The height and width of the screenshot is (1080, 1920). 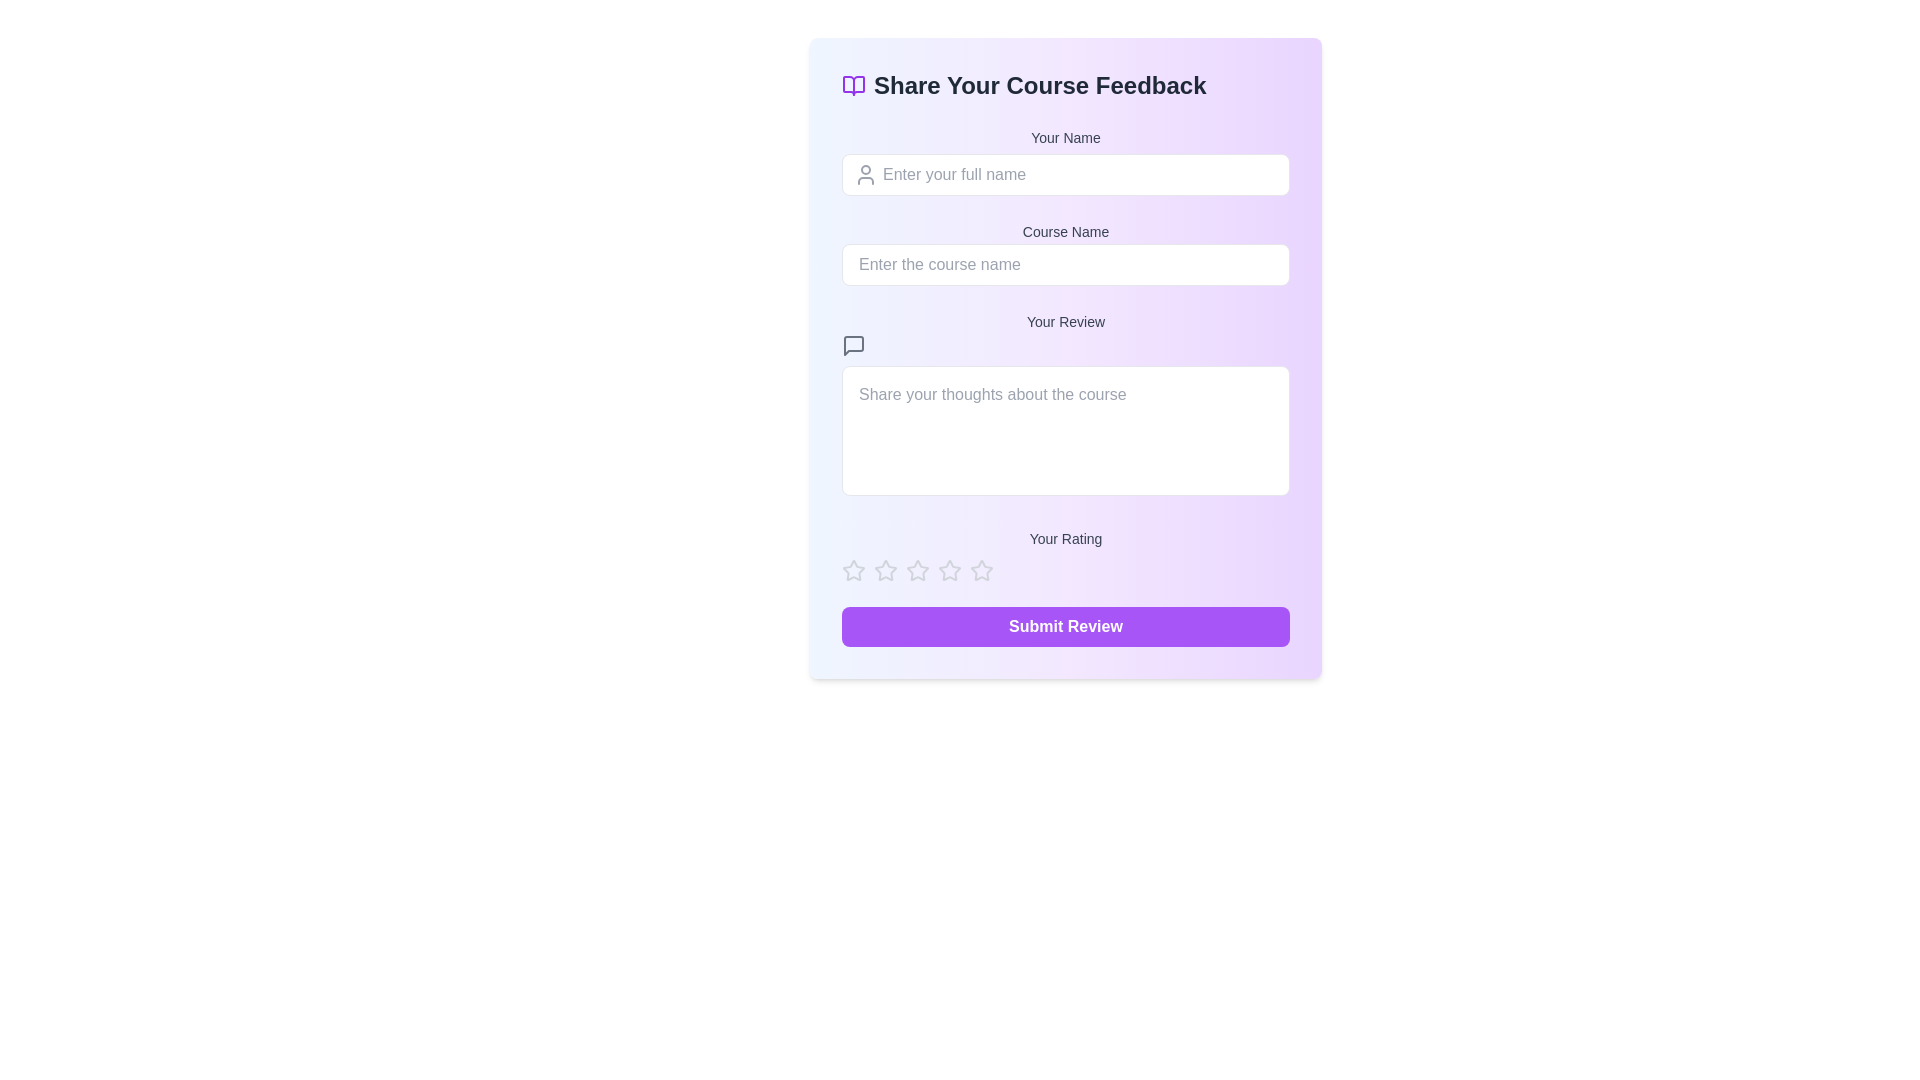 I want to click on the first star icon in the rating component for tooltip or visual feedback, so click(x=854, y=570).